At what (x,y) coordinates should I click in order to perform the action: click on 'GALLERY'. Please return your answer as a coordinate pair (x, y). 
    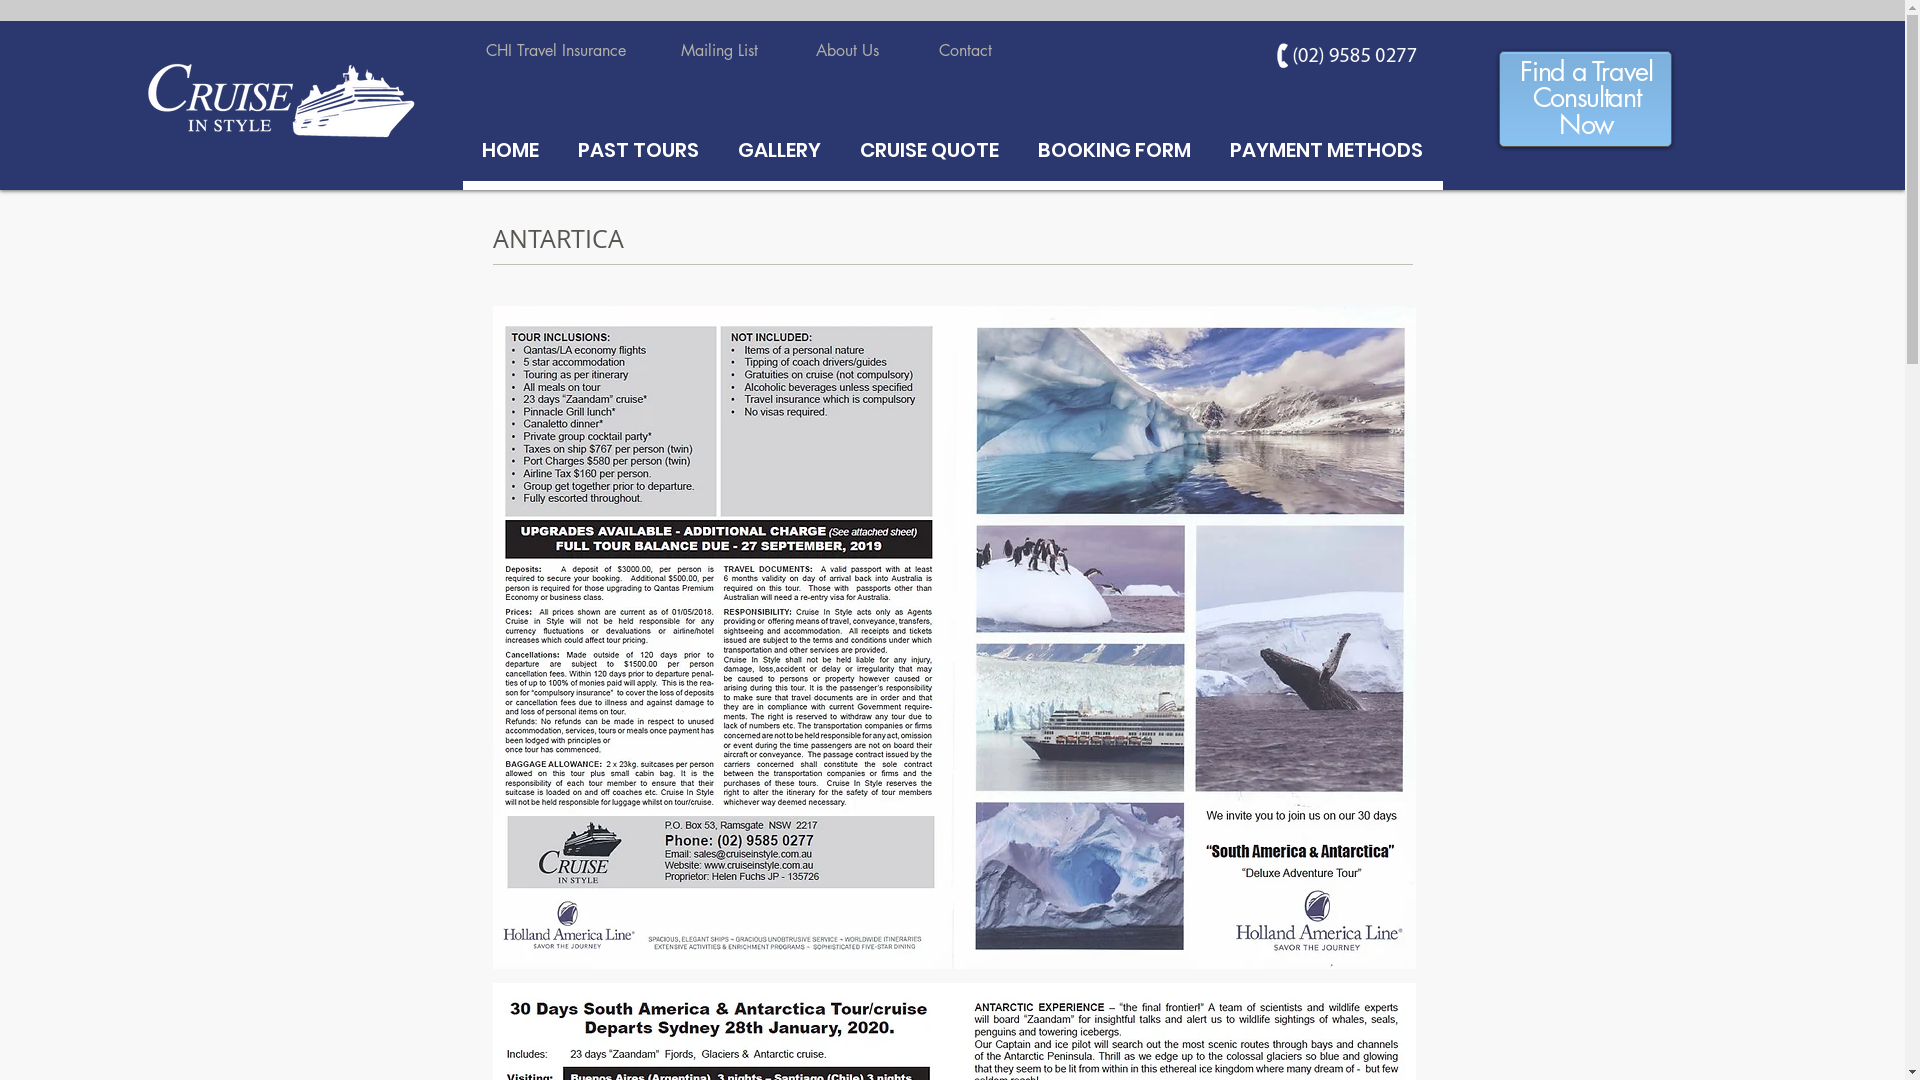
    Looking at the image, I should click on (777, 149).